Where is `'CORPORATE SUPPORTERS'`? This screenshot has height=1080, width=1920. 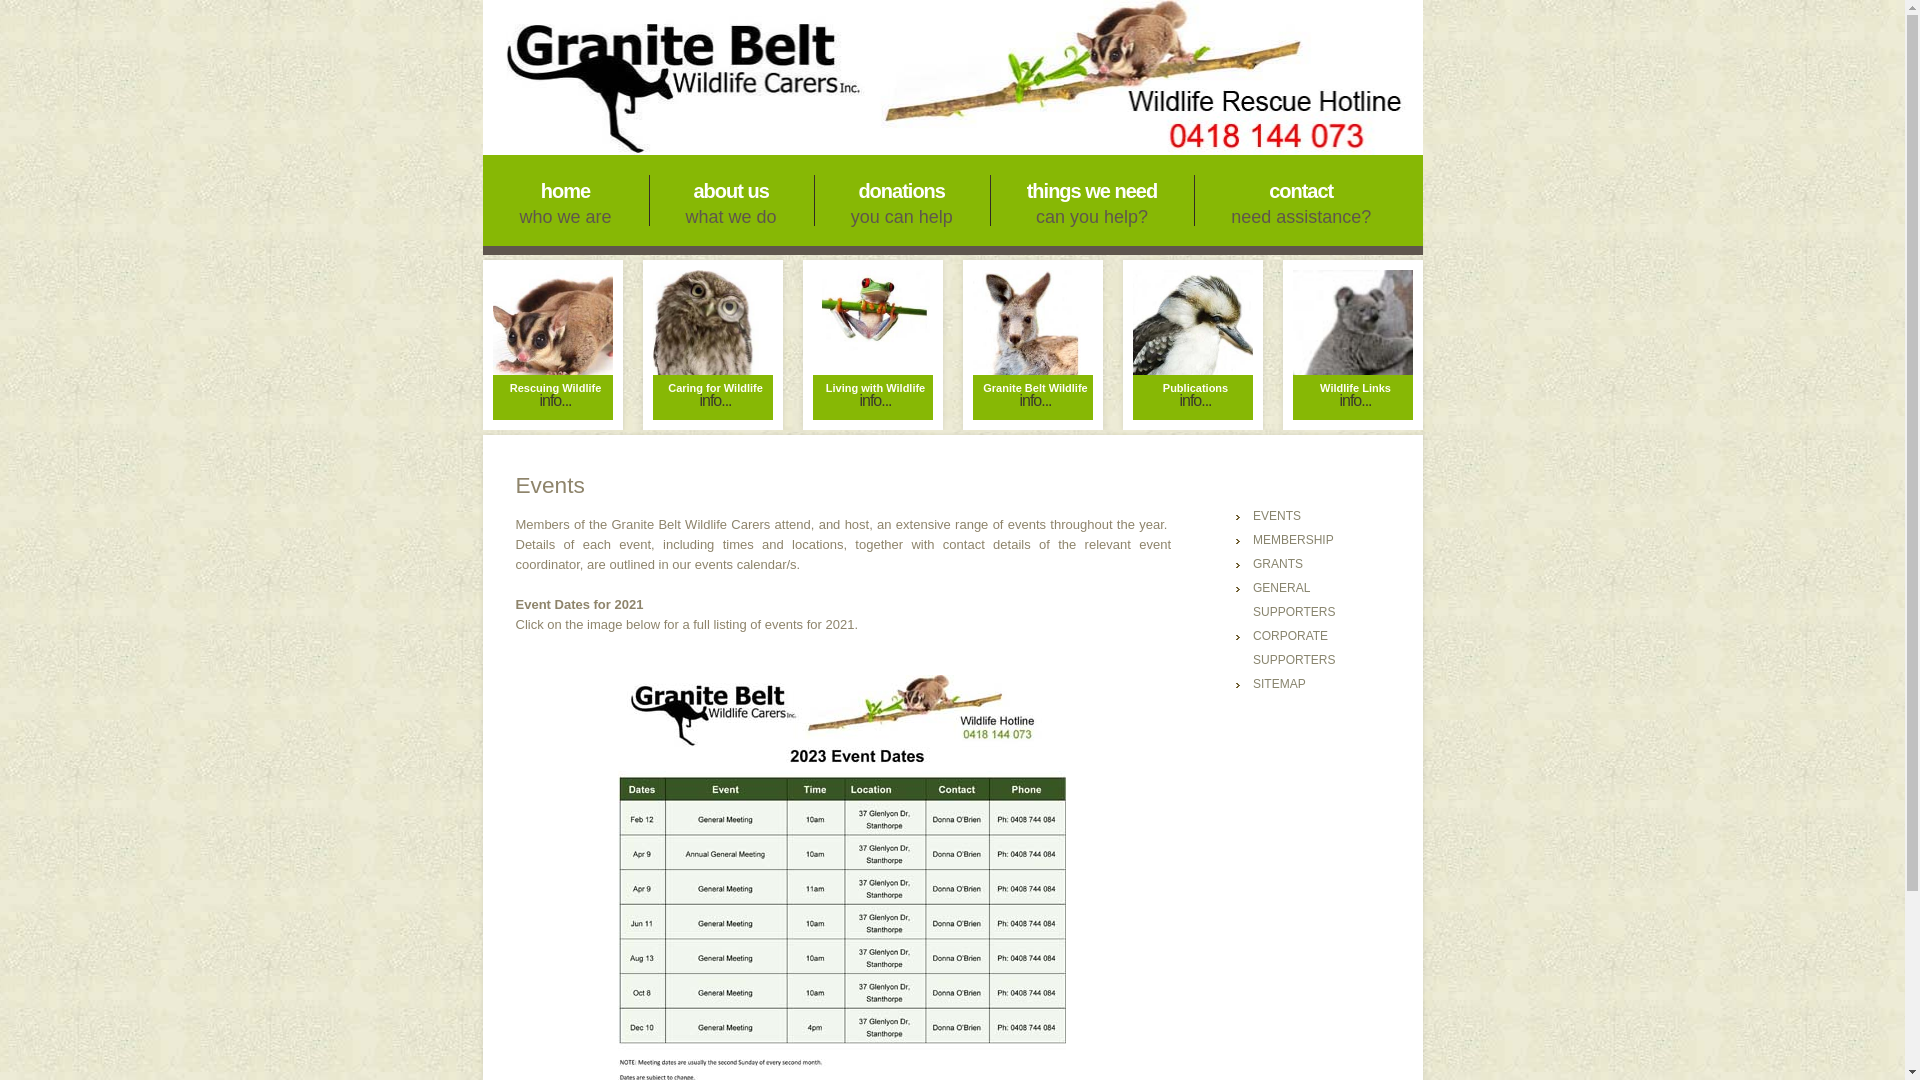
'CORPORATE SUPPORTERS' is located at coordinates (1294, 648).